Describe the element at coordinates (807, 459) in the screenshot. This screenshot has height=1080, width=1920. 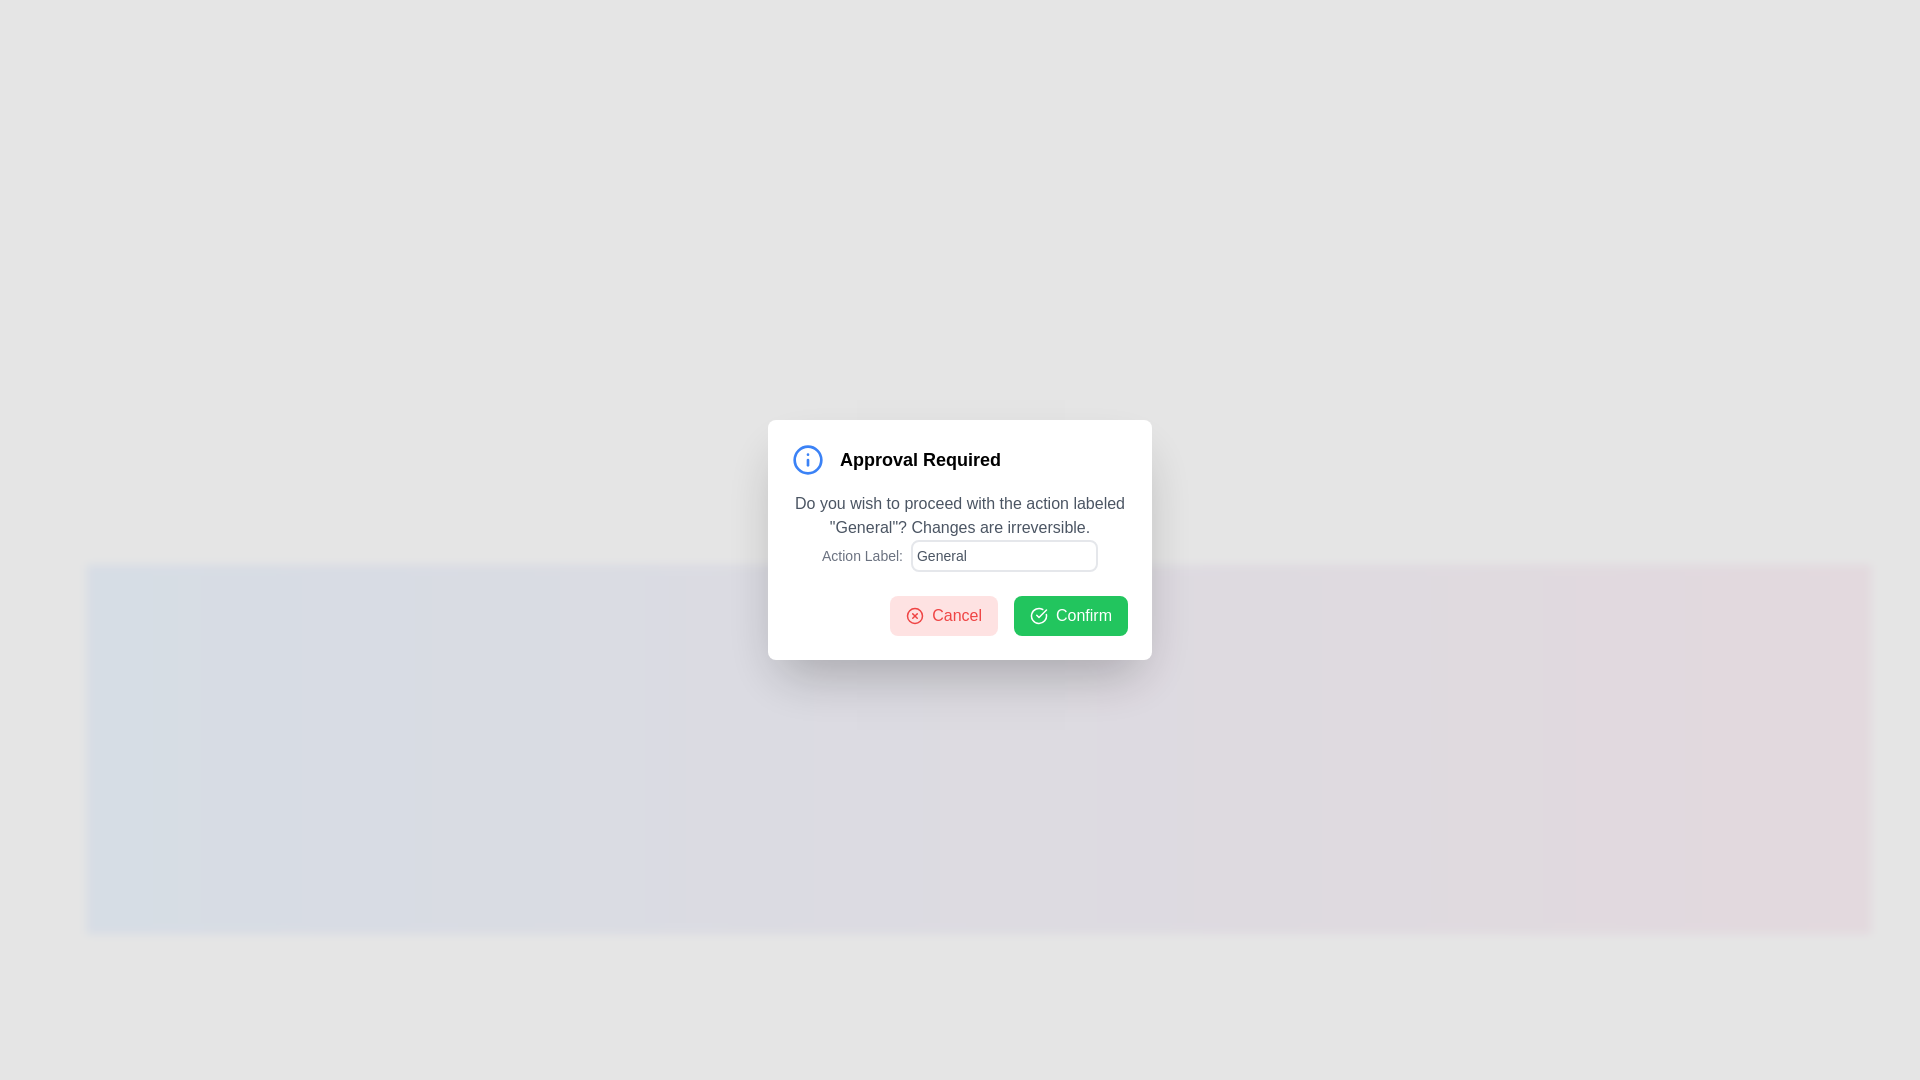
I see `the circular blue outlined information icon featuring an 'i' symbol` at that location.